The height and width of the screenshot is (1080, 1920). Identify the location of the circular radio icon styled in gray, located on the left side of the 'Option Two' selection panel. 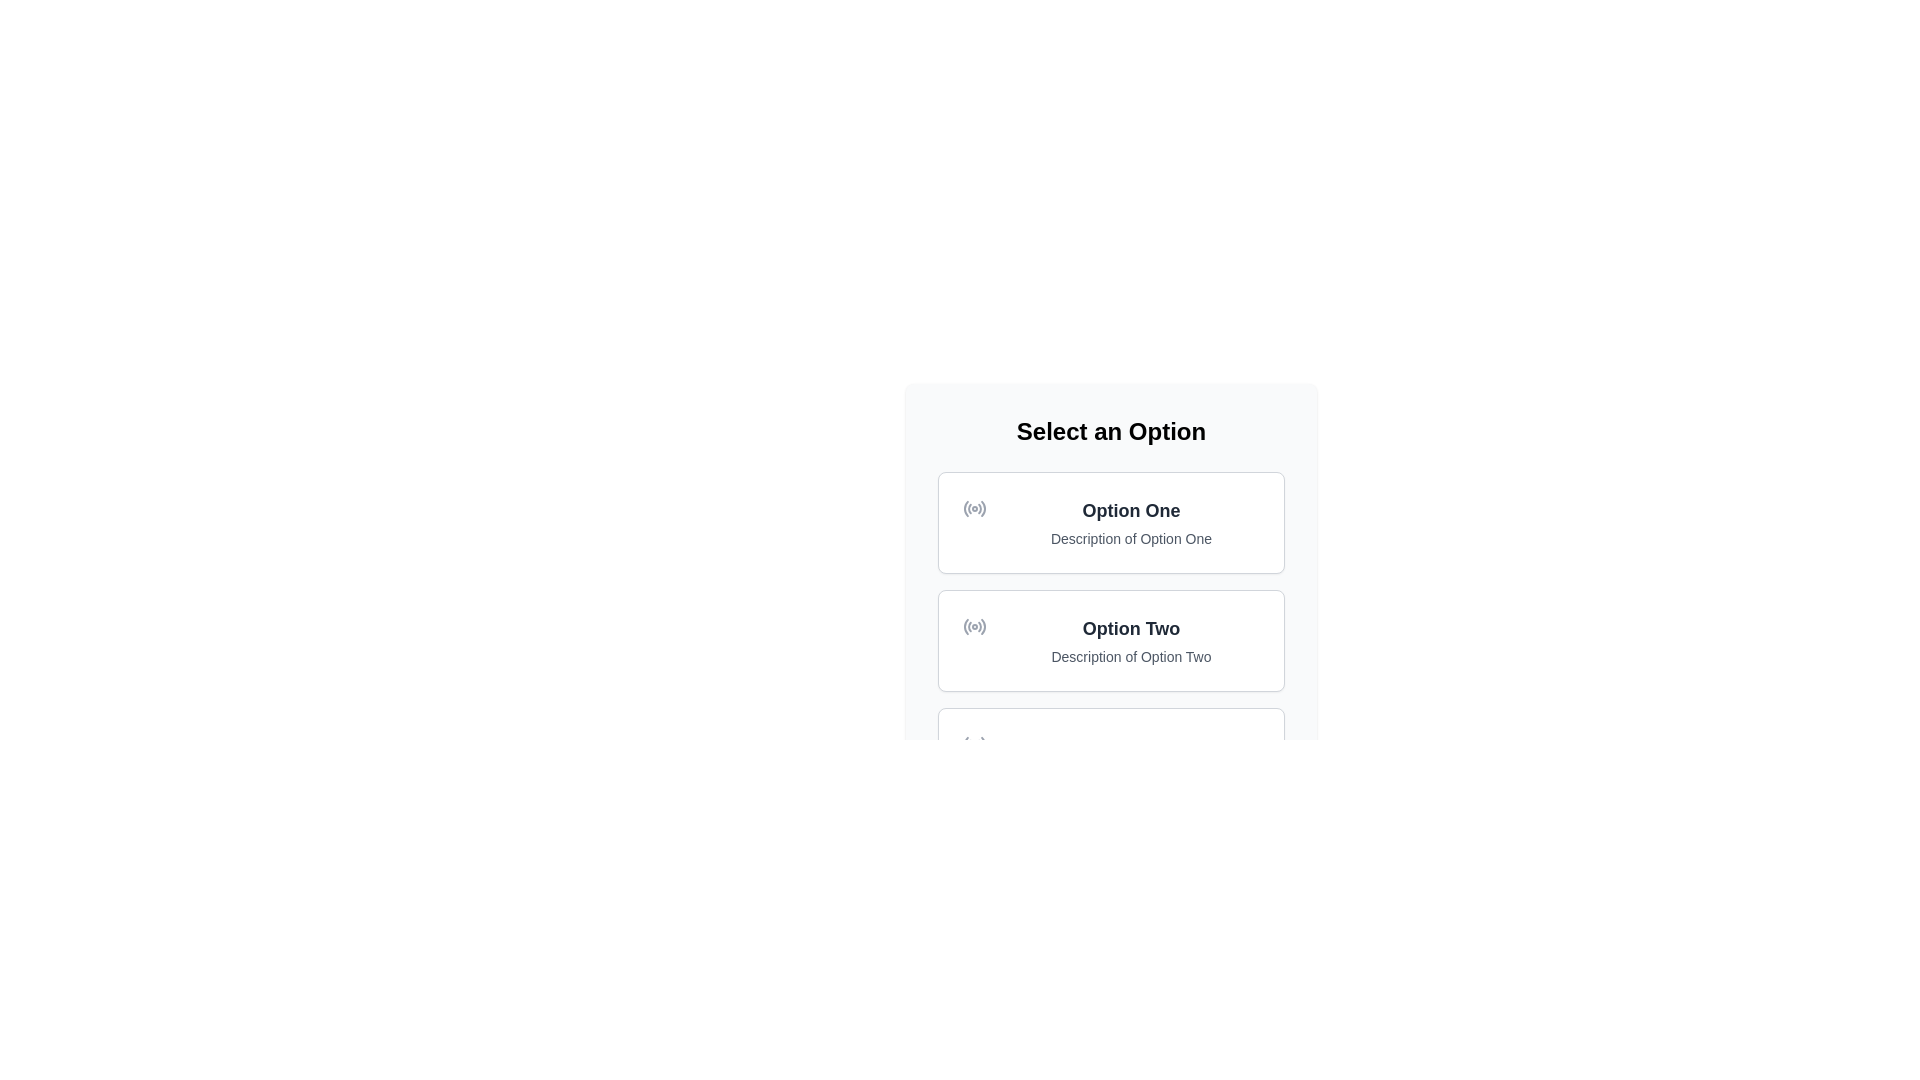
(974, 626).